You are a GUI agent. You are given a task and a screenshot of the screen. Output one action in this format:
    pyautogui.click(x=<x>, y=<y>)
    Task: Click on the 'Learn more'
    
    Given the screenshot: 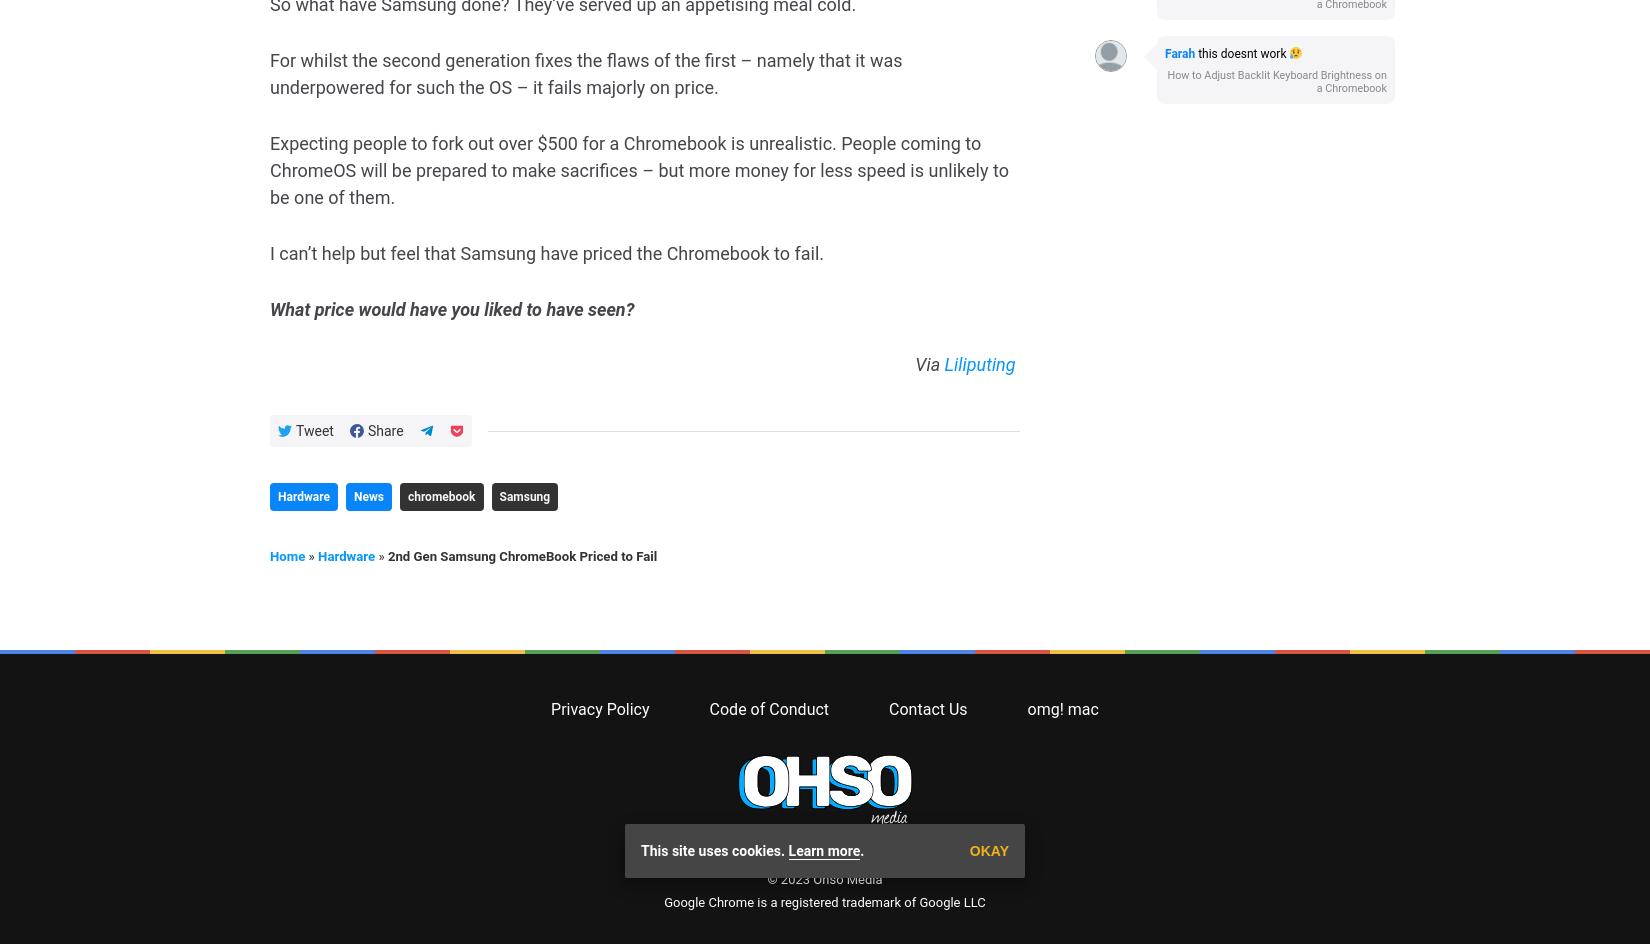 What is the action you would take?
    pyautogui.click(x=823, y=66)
    